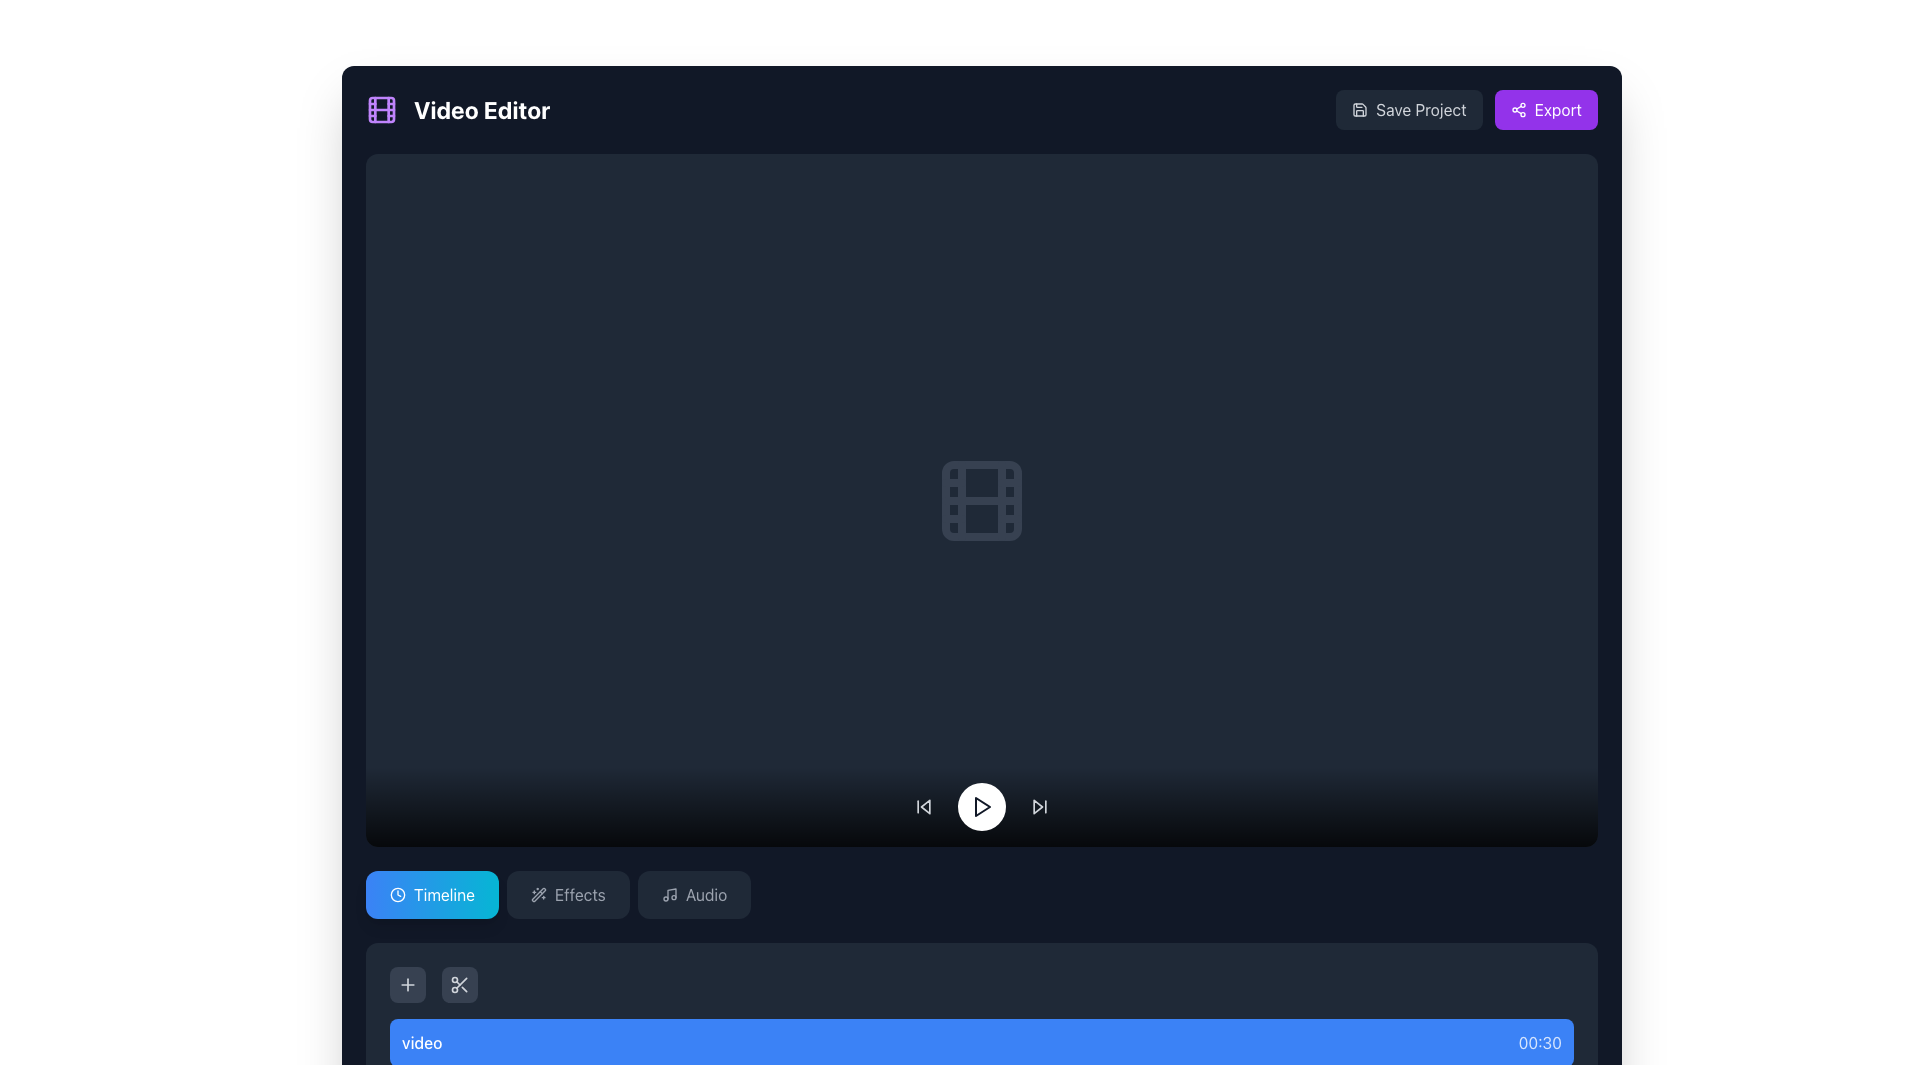 Image resolution: width=1920 pixels, height=1080 pixels. What do you see at coordinates (924, 805) in the screenshot?
I see `the triangular portion of the skip-backward button located in the media control bar at the bottom center of the interface` at bounding box center [924, 805].